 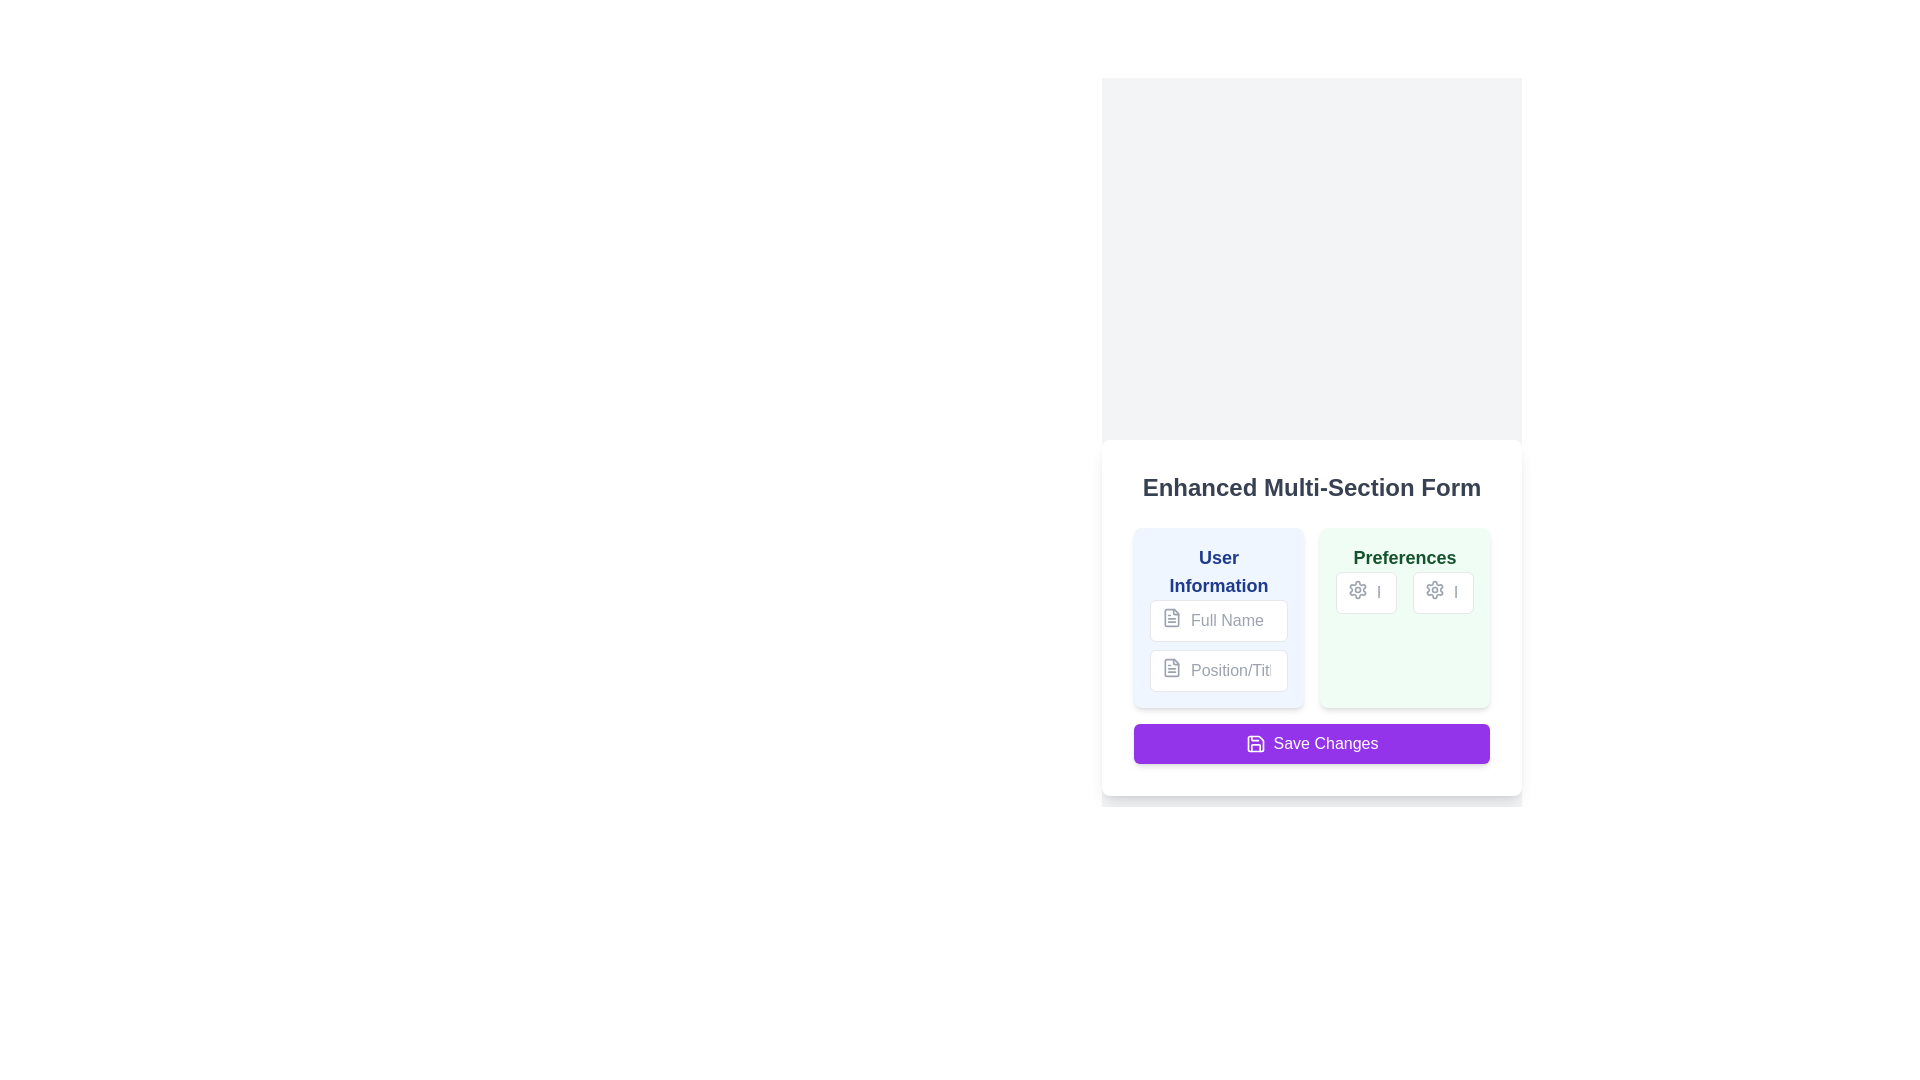 What do you see at coordinates (1171, 667) in the screenshot?
I see `the icon representing a document, located in the 'User Information' section next to 'Position/Title'` at bounding box center [1171, 667].